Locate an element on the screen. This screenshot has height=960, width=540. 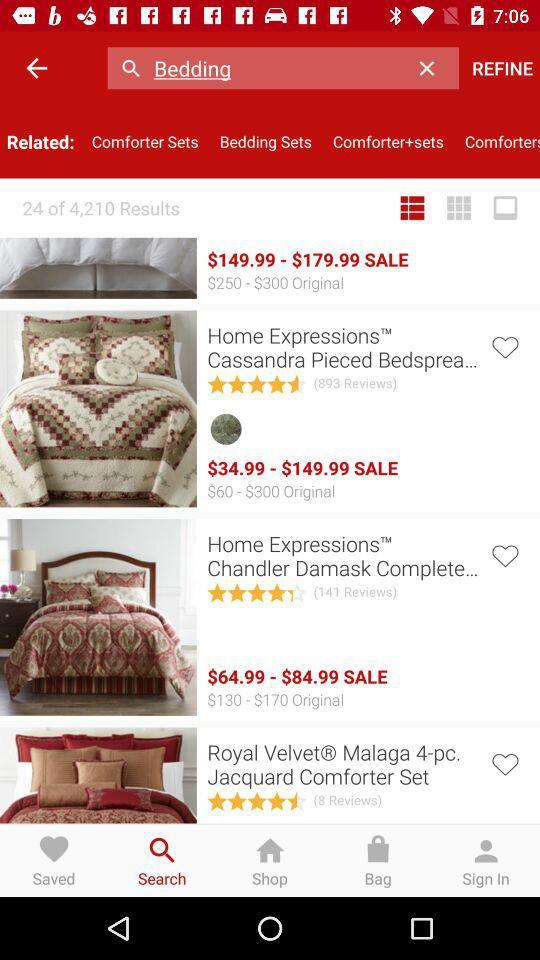
to favorites is located at coordinates (503, 554).